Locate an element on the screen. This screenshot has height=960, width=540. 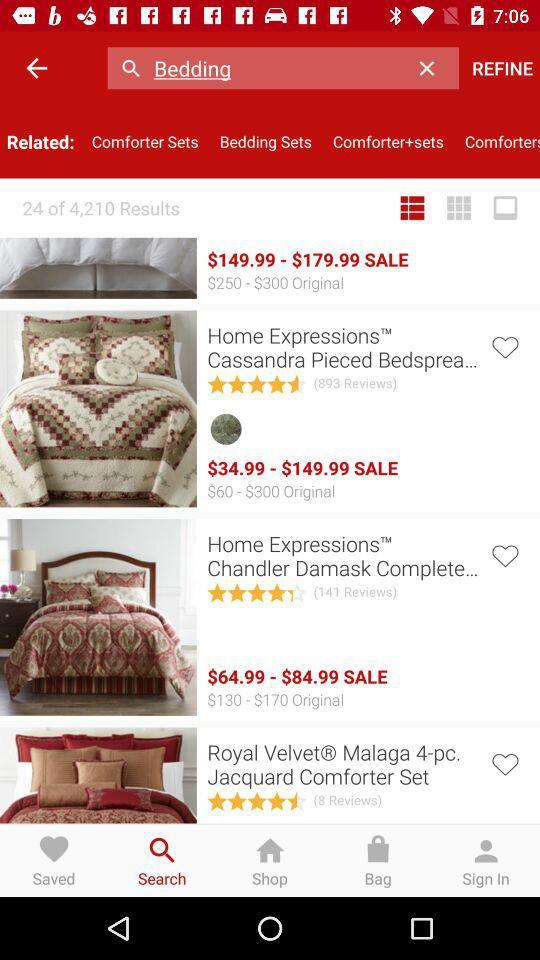
to favorites is located at coordinates (503, 554).